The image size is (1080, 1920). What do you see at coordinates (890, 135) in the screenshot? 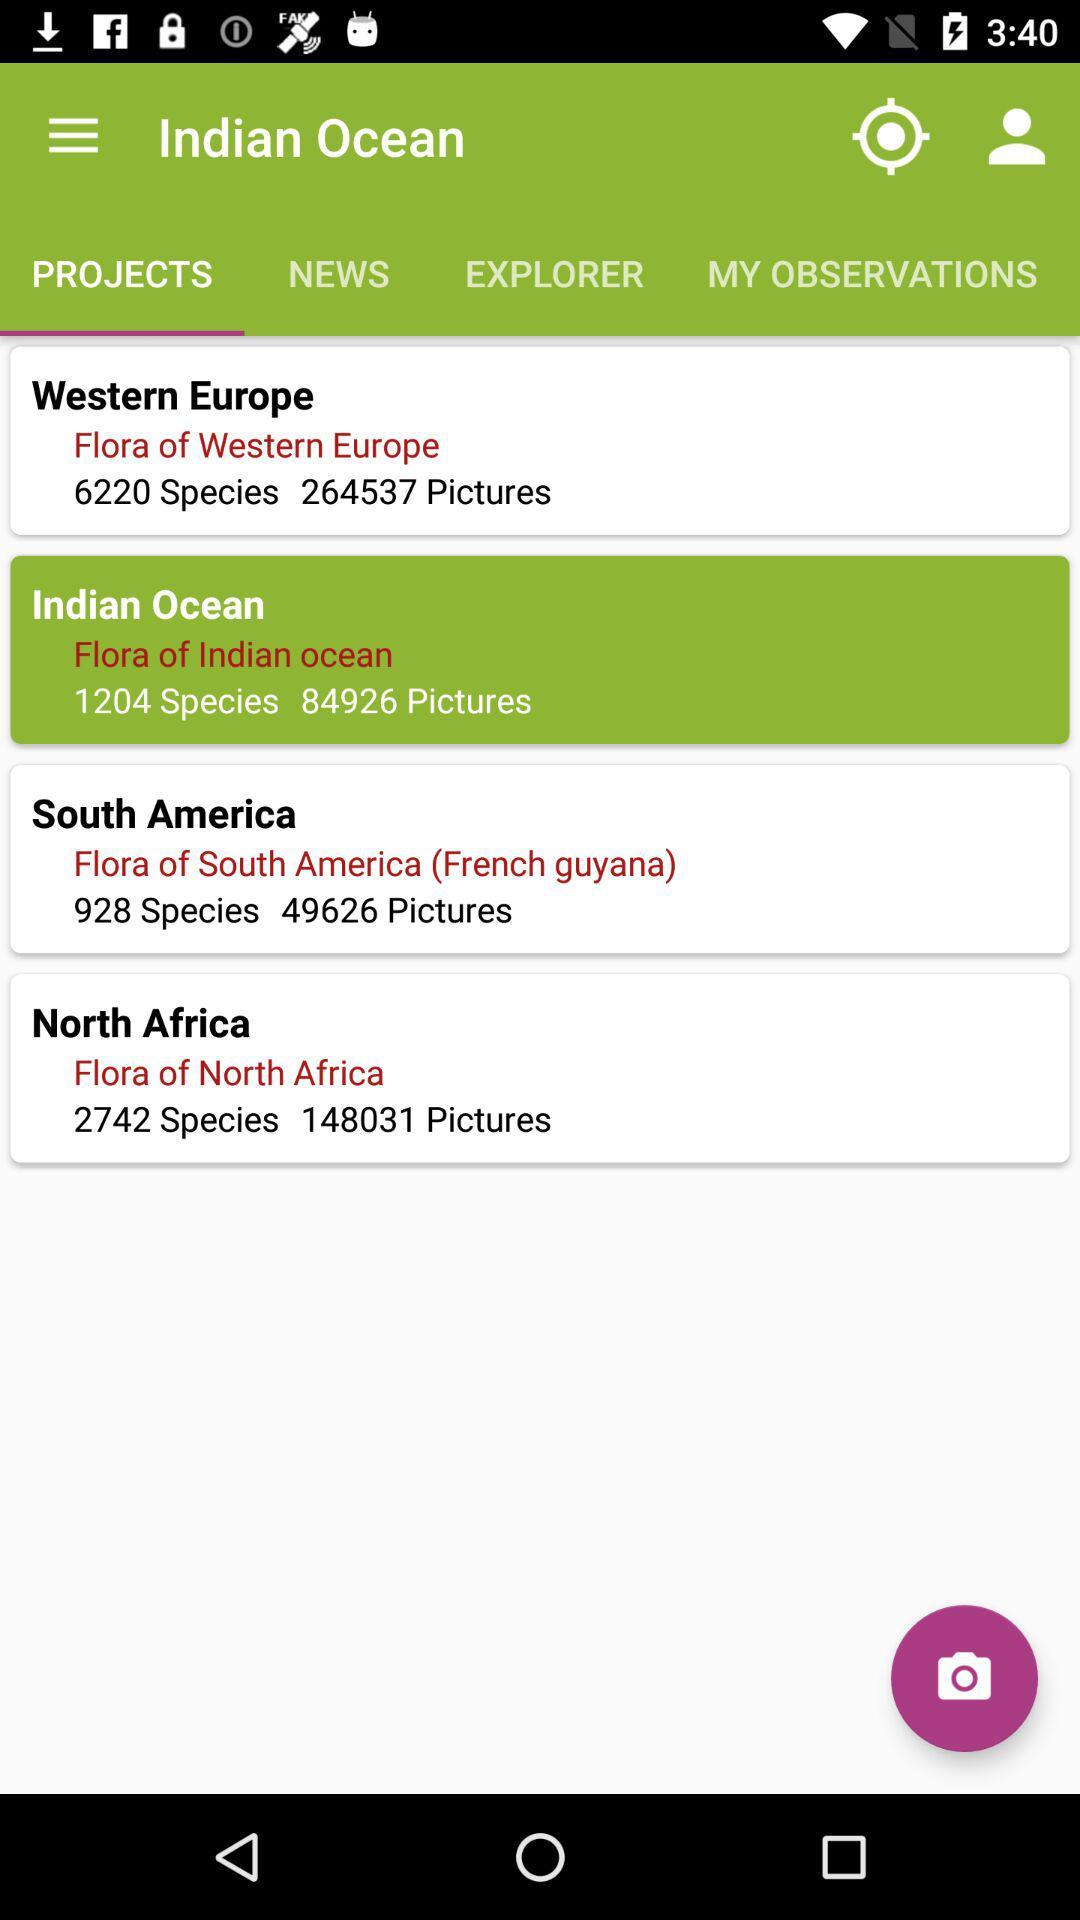
I see `icon above my observations item` at bounding box center [890, 135].